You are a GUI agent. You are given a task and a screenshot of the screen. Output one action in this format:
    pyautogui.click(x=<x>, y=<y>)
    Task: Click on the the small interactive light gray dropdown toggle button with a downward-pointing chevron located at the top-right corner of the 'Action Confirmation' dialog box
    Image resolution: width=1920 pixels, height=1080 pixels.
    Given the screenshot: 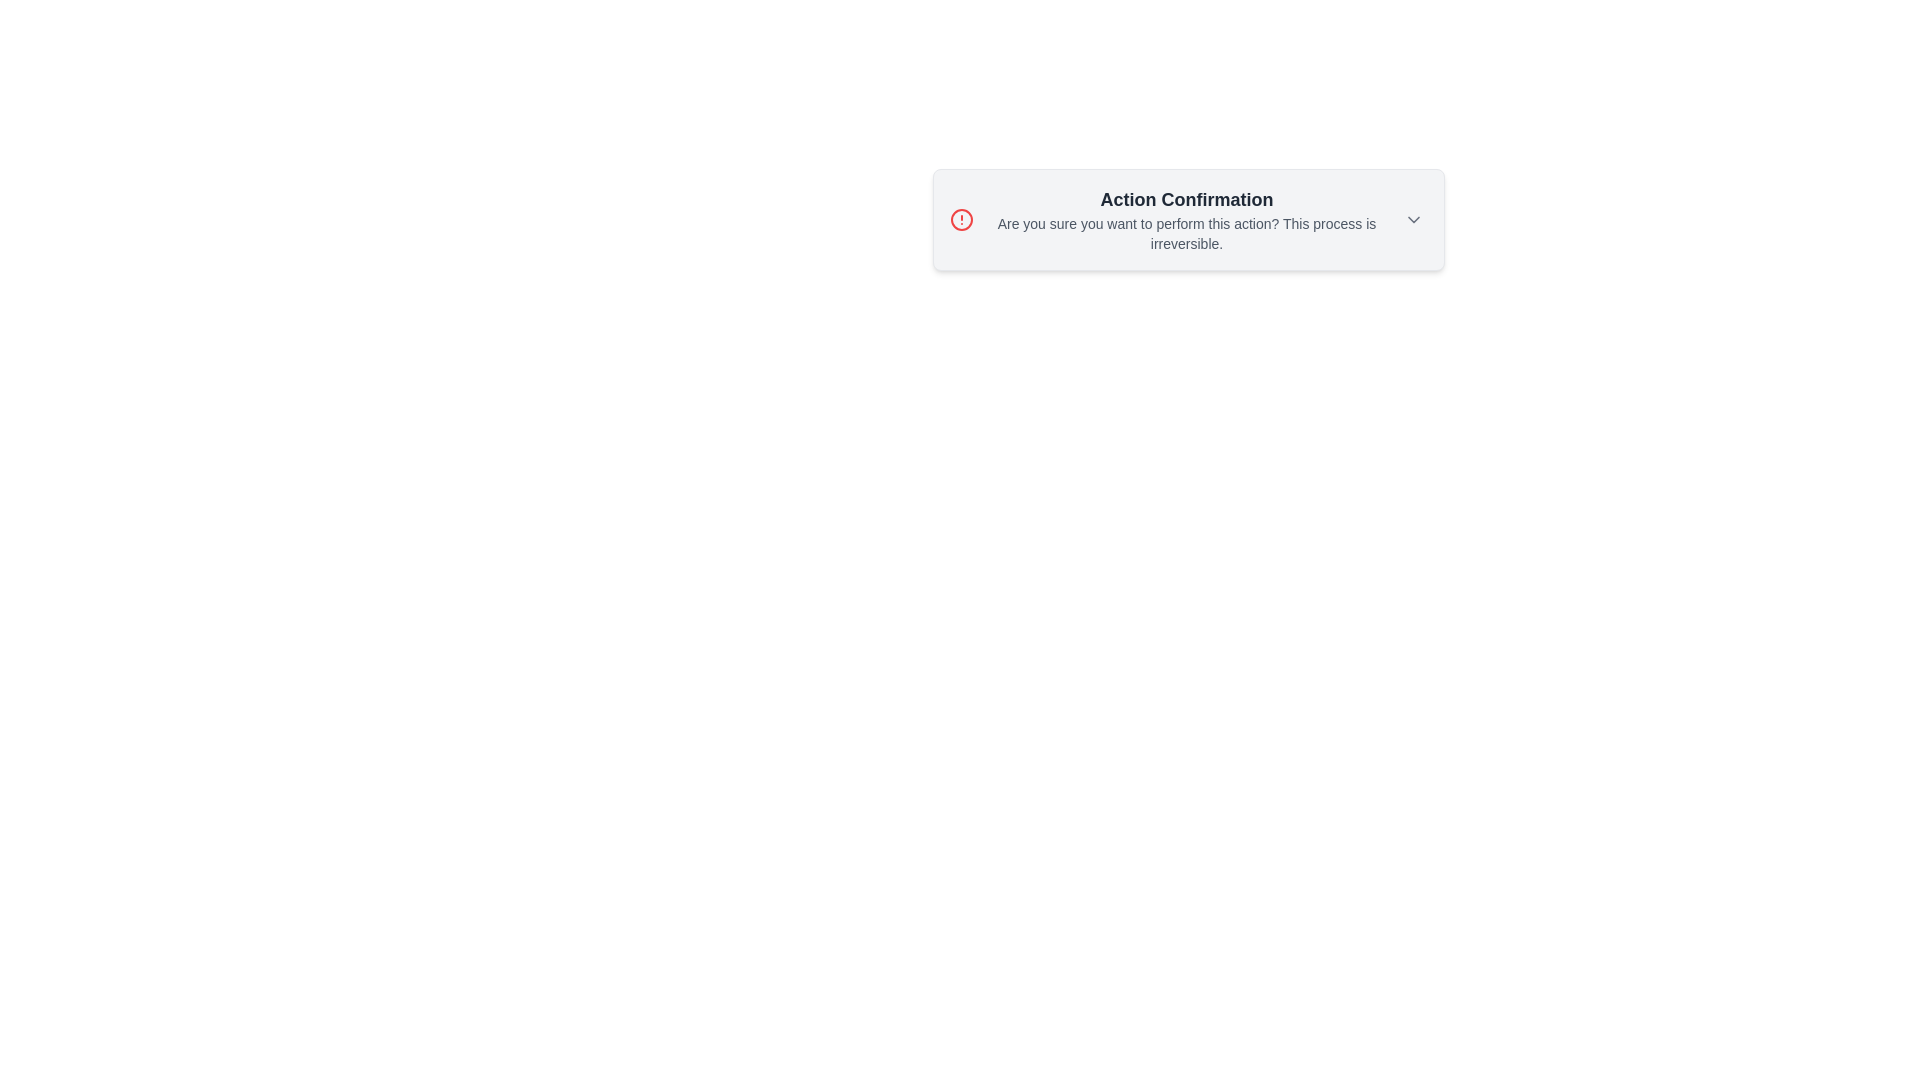 What is the action you would take?
    pyautogui.click(x=1413, y=219)
    